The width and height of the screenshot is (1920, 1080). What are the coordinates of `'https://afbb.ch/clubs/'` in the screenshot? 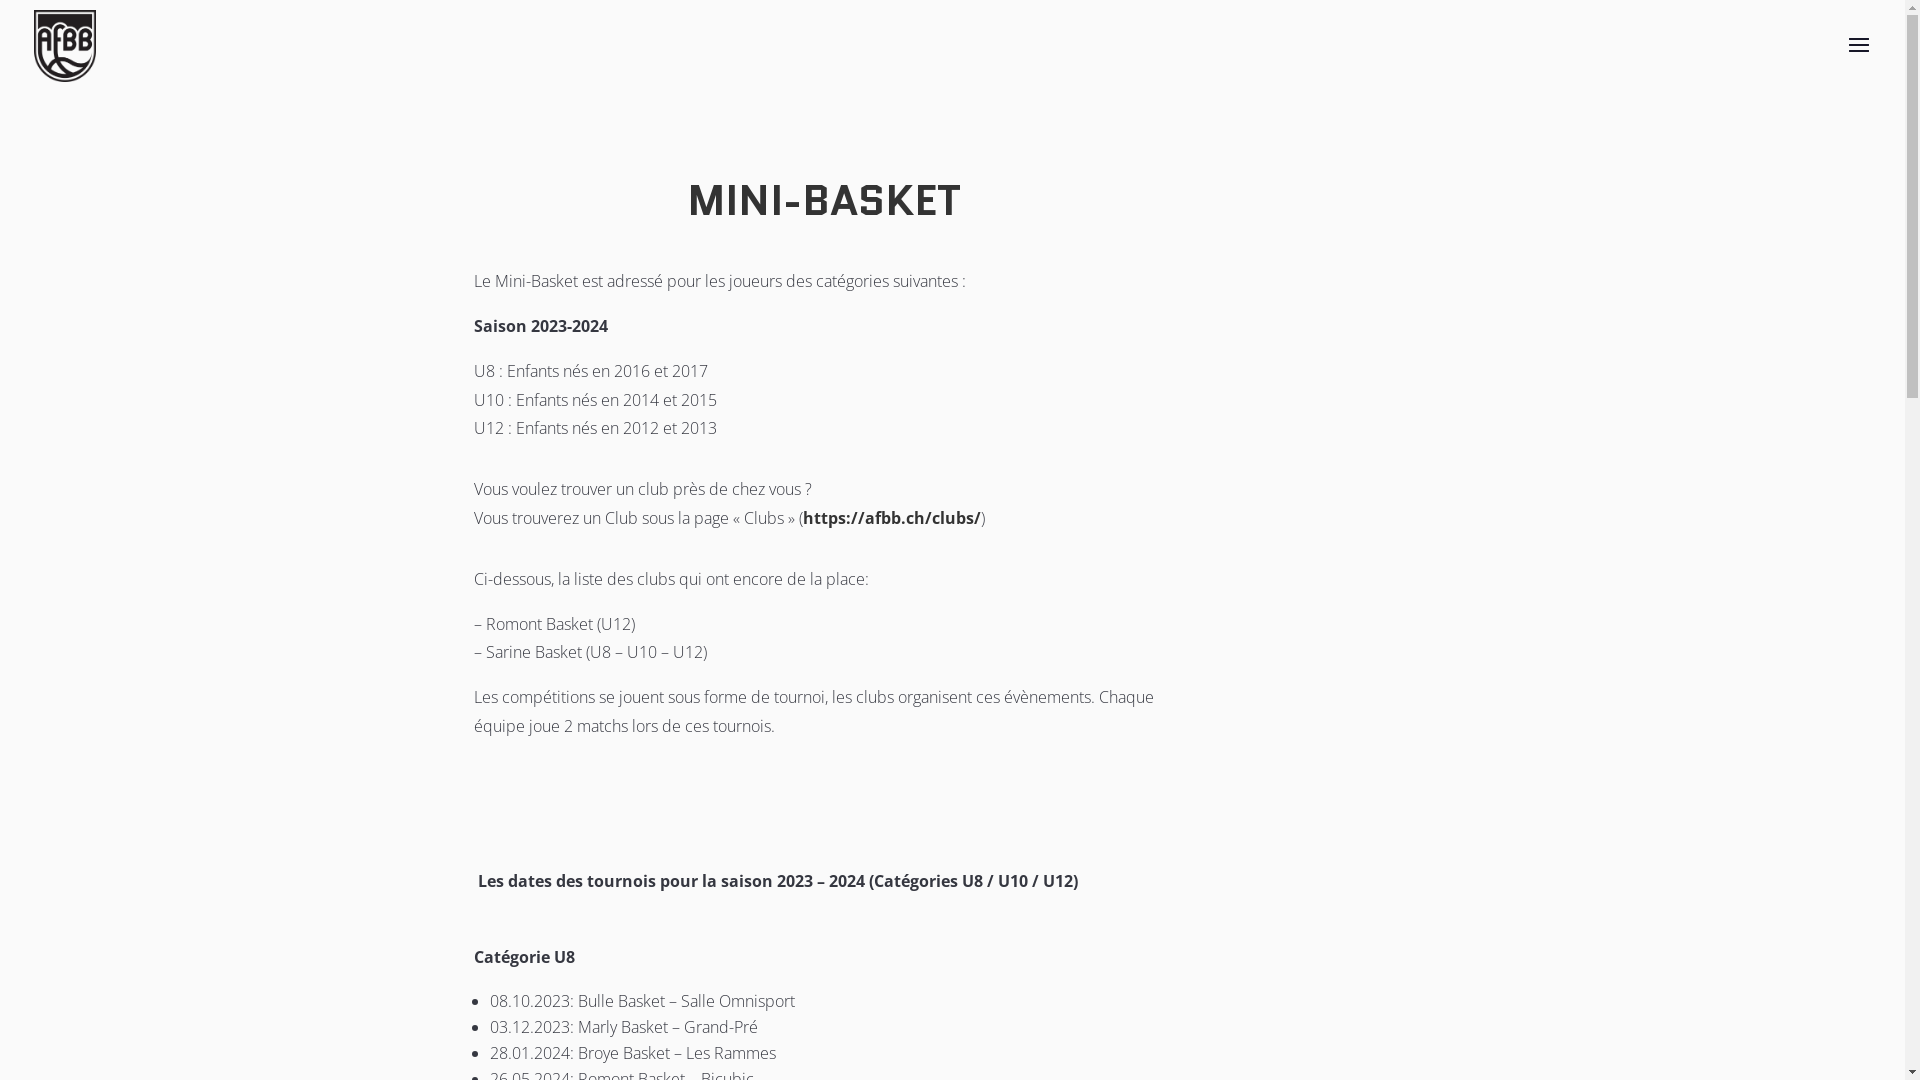 It's located at (891, 516).